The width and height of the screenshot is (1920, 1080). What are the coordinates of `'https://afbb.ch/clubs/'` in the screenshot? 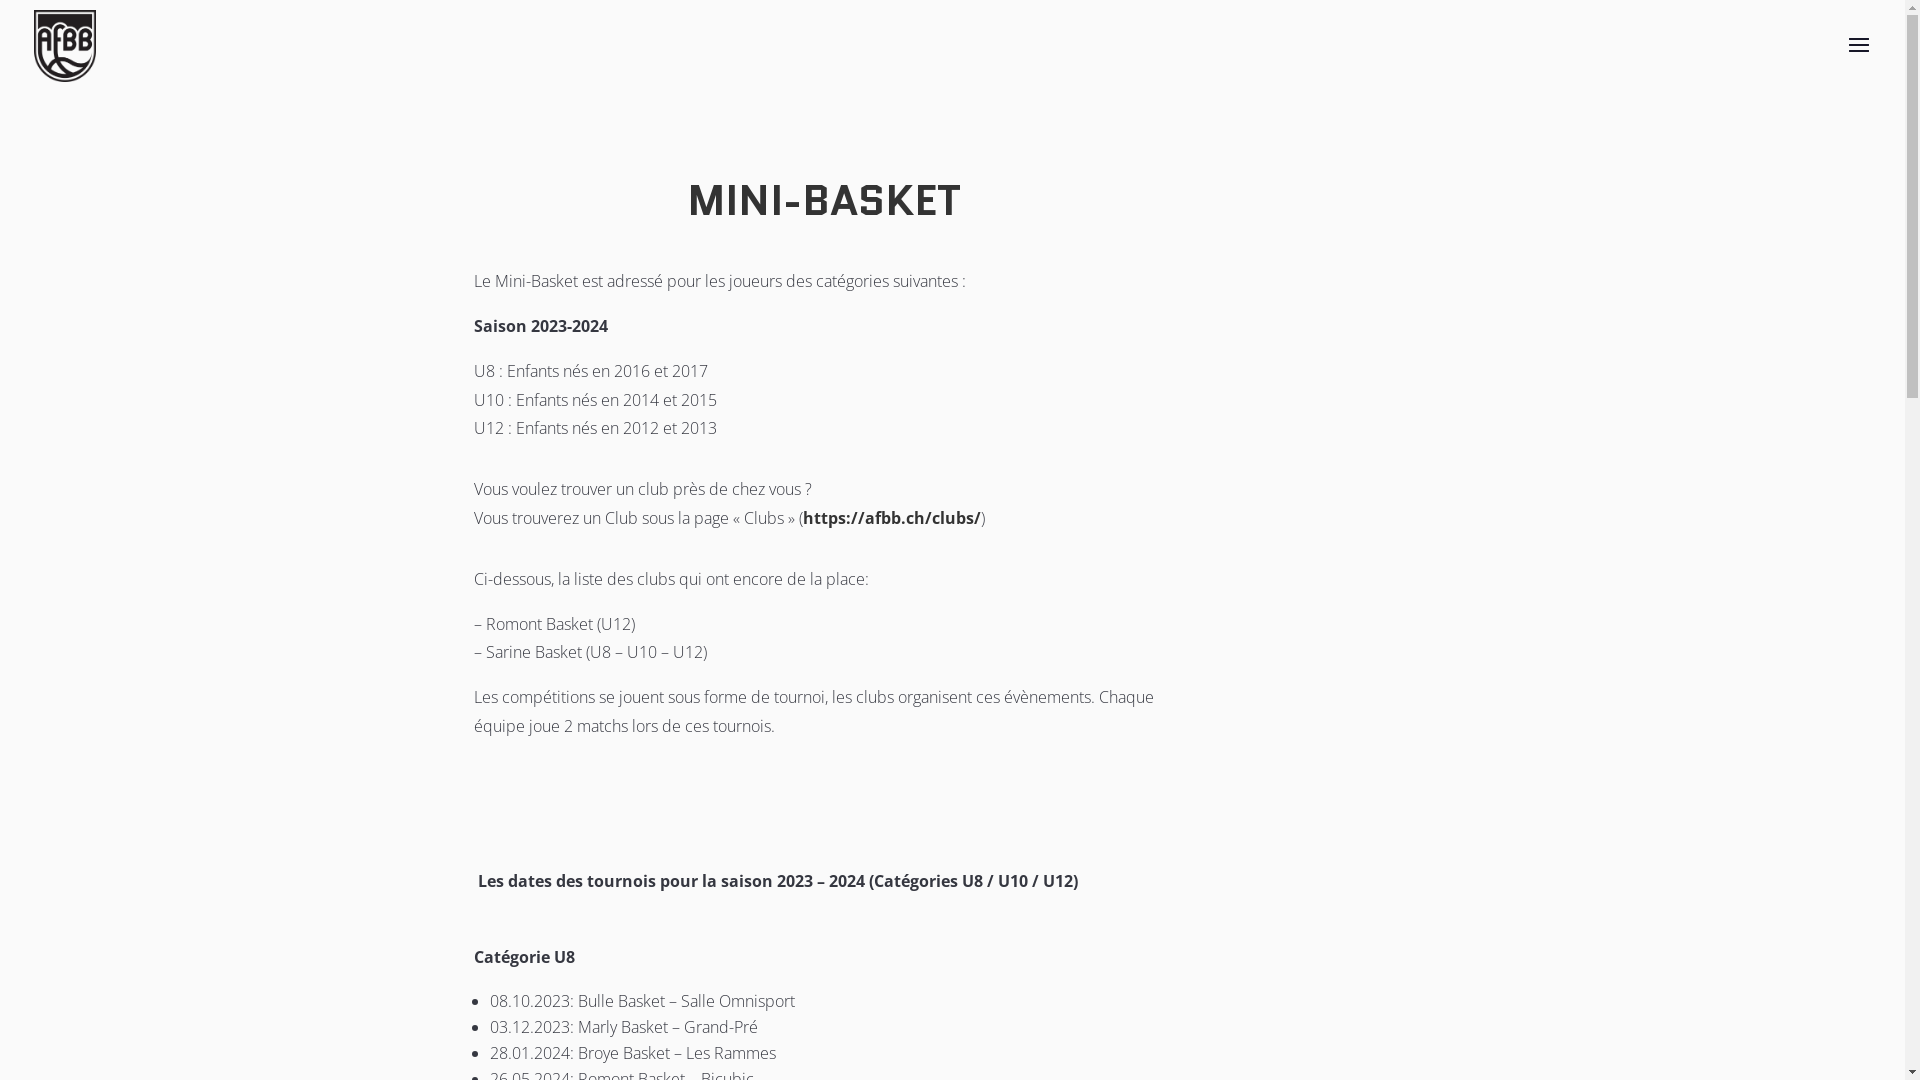 It's located at (891, 516).